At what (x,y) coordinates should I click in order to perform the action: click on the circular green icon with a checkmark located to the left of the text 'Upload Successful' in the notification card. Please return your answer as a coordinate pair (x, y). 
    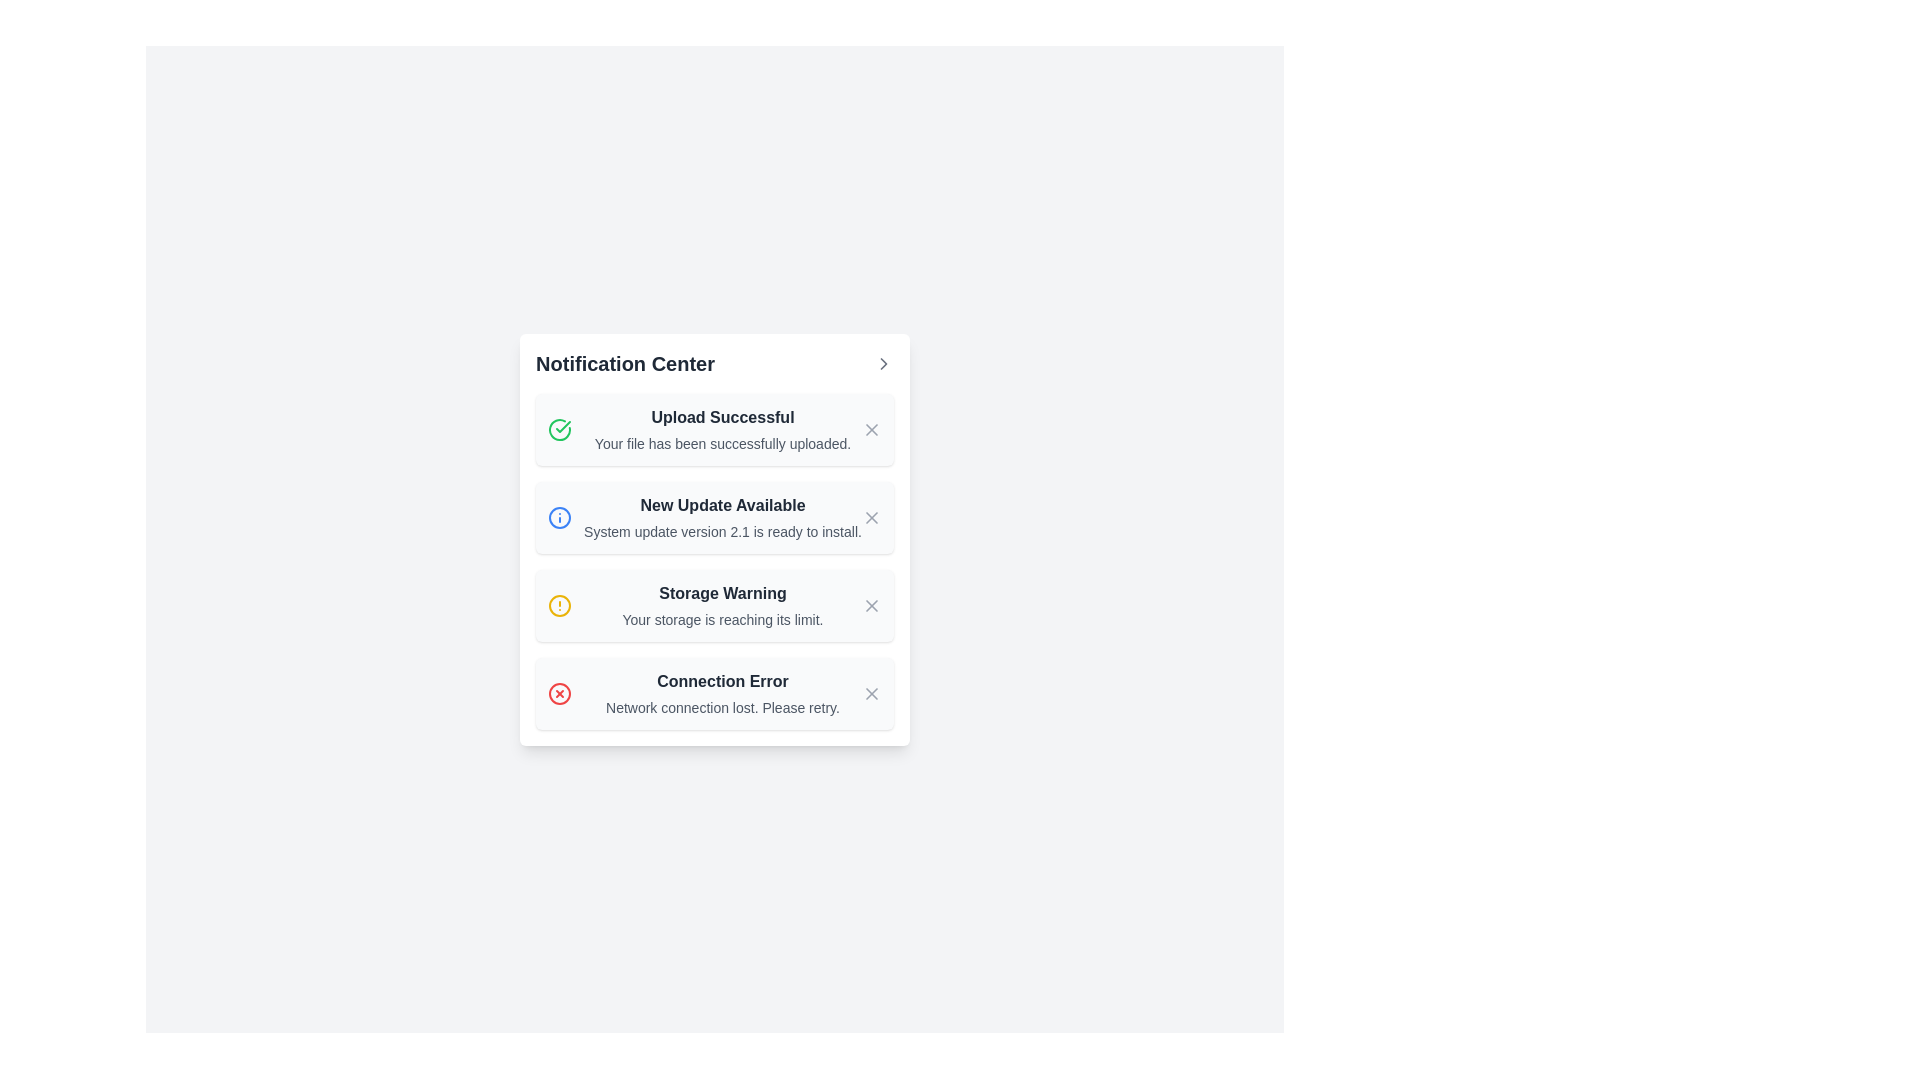
    Looking at the image, I should click on (560, 428).